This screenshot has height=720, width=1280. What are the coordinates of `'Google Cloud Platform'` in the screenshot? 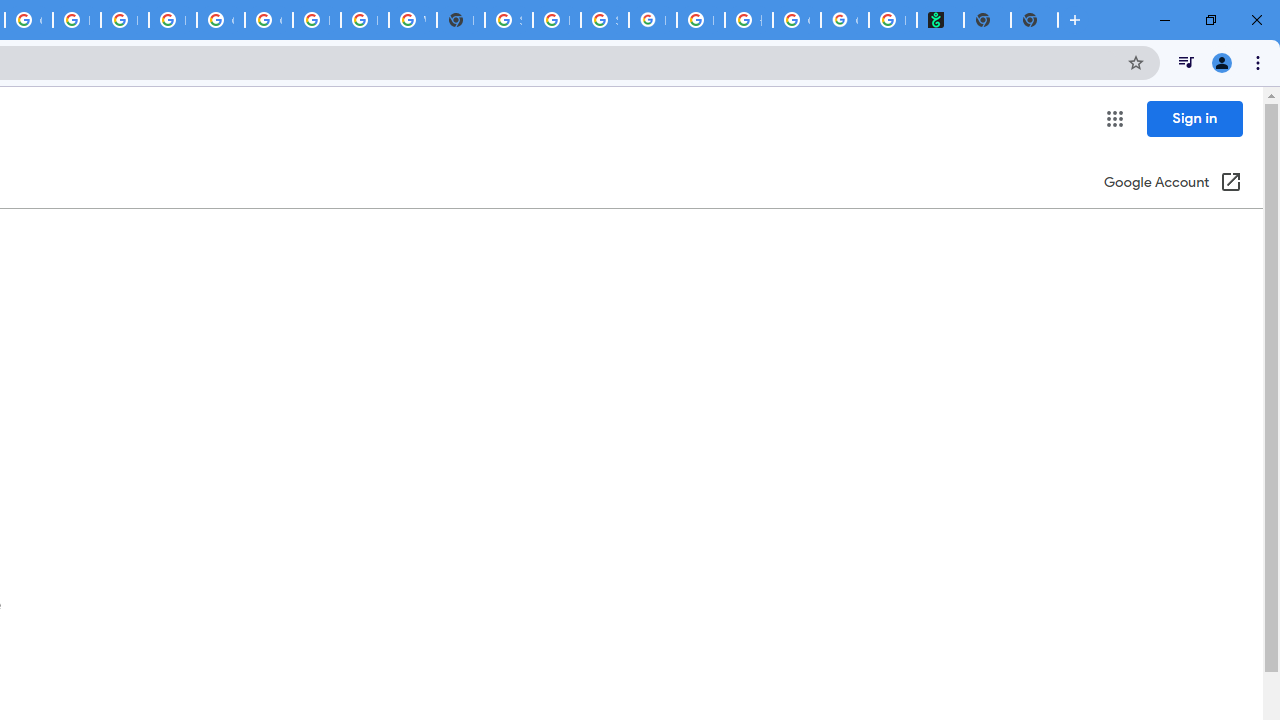 It's located at (220, 20).